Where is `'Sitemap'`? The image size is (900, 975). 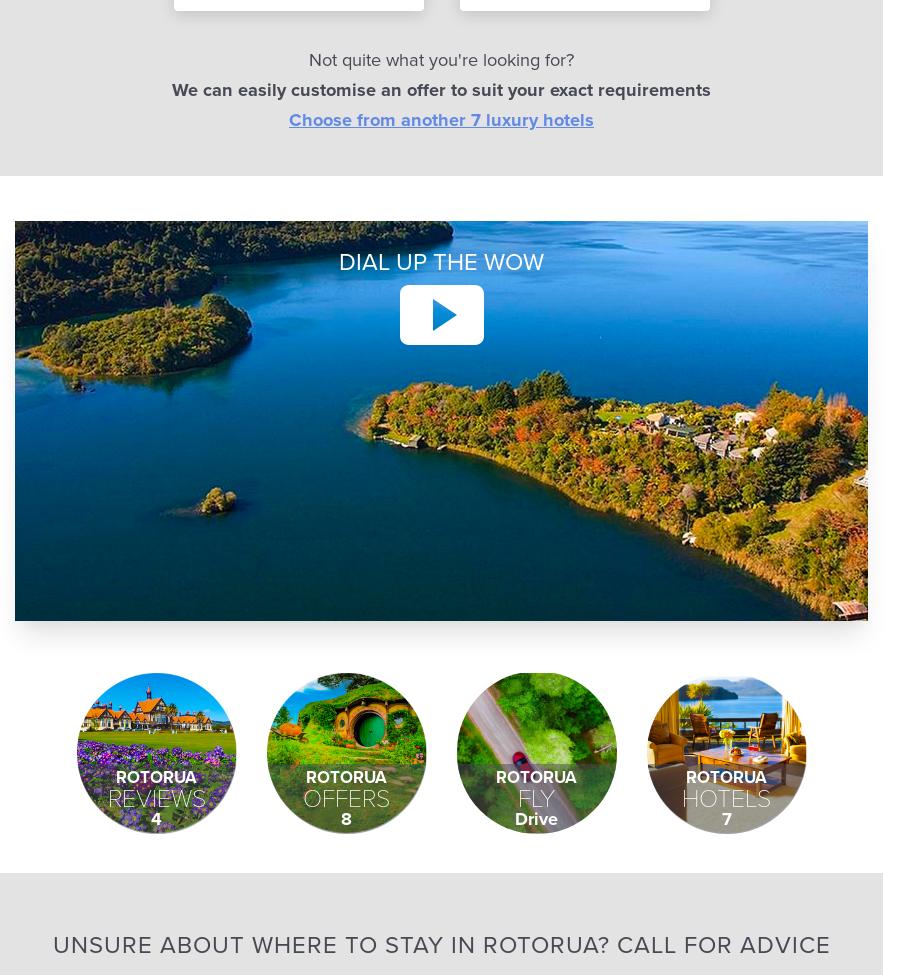
'Sitemap' is located at coordinates (410, 109).